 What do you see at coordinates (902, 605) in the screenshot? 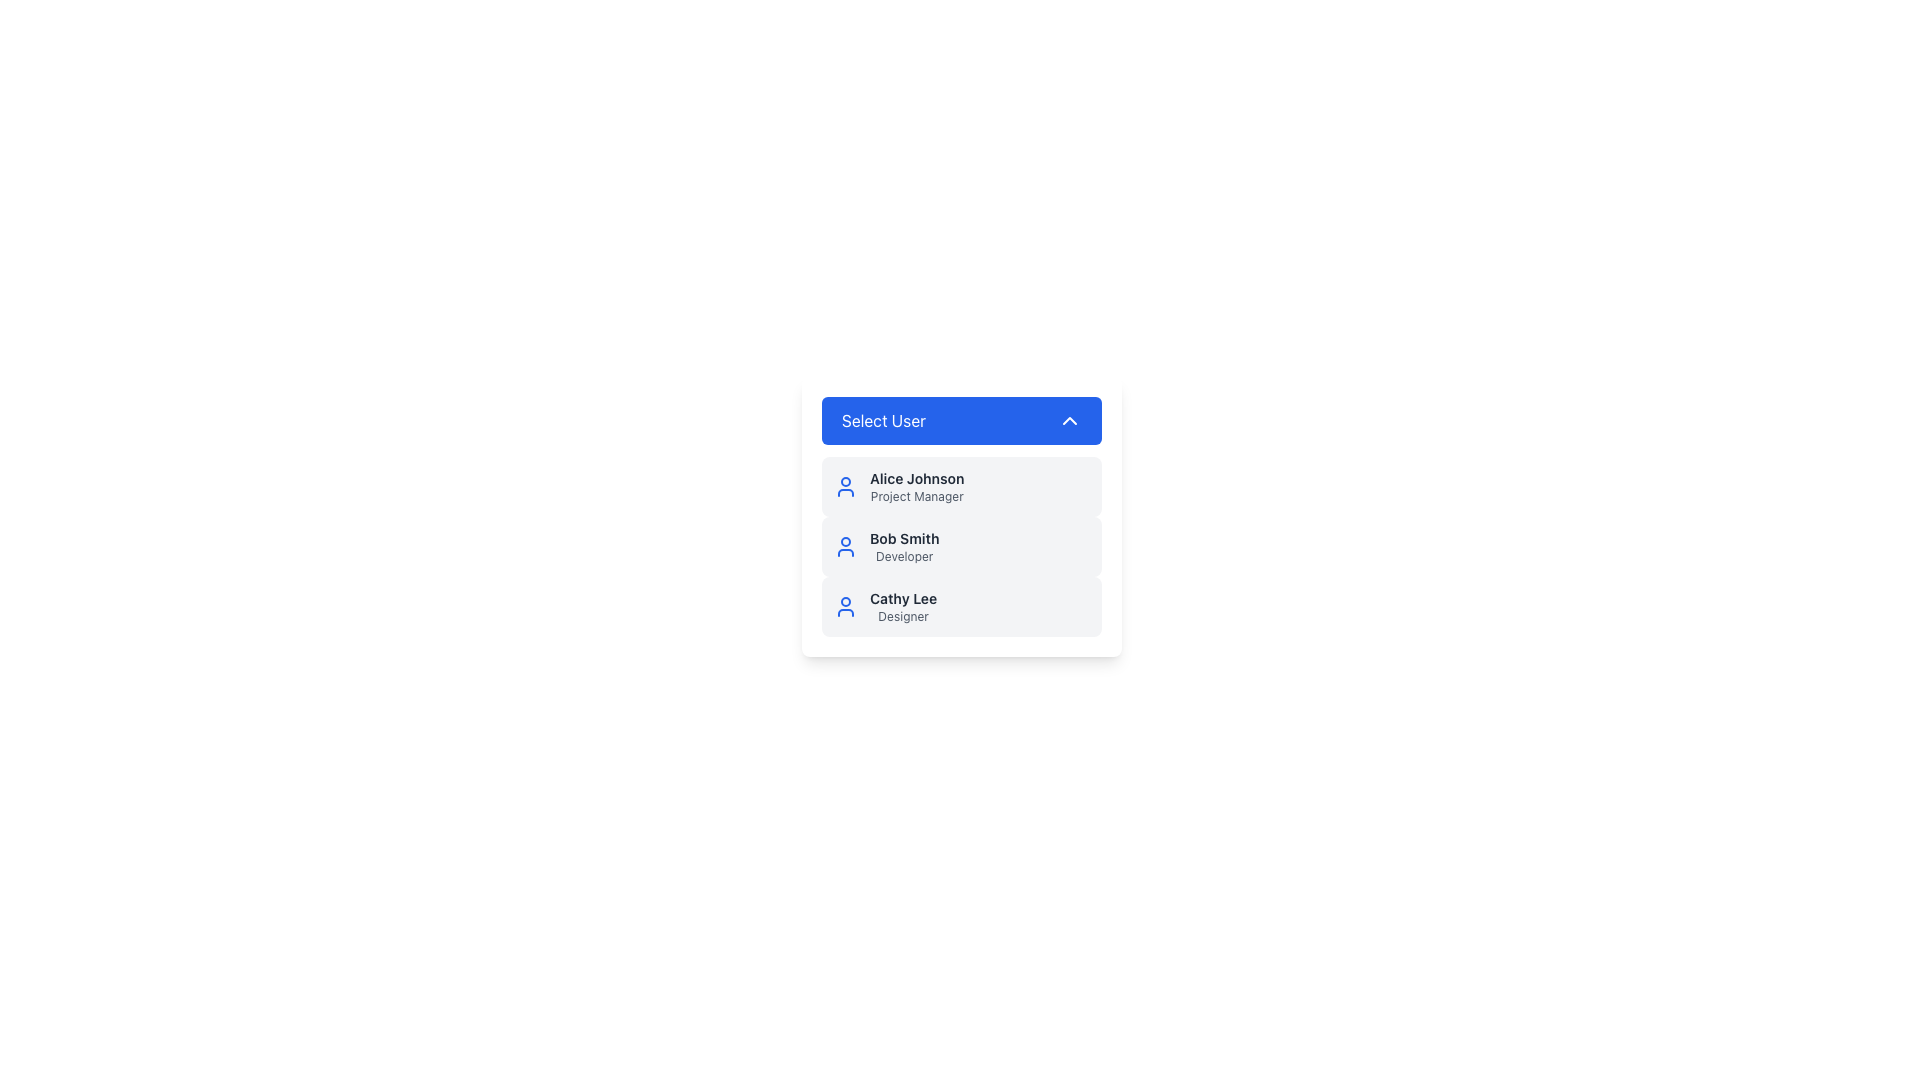
I see `the text label displaying the name and job title of the user in the third row of the user selection menu` at bounding box center [902, 605].